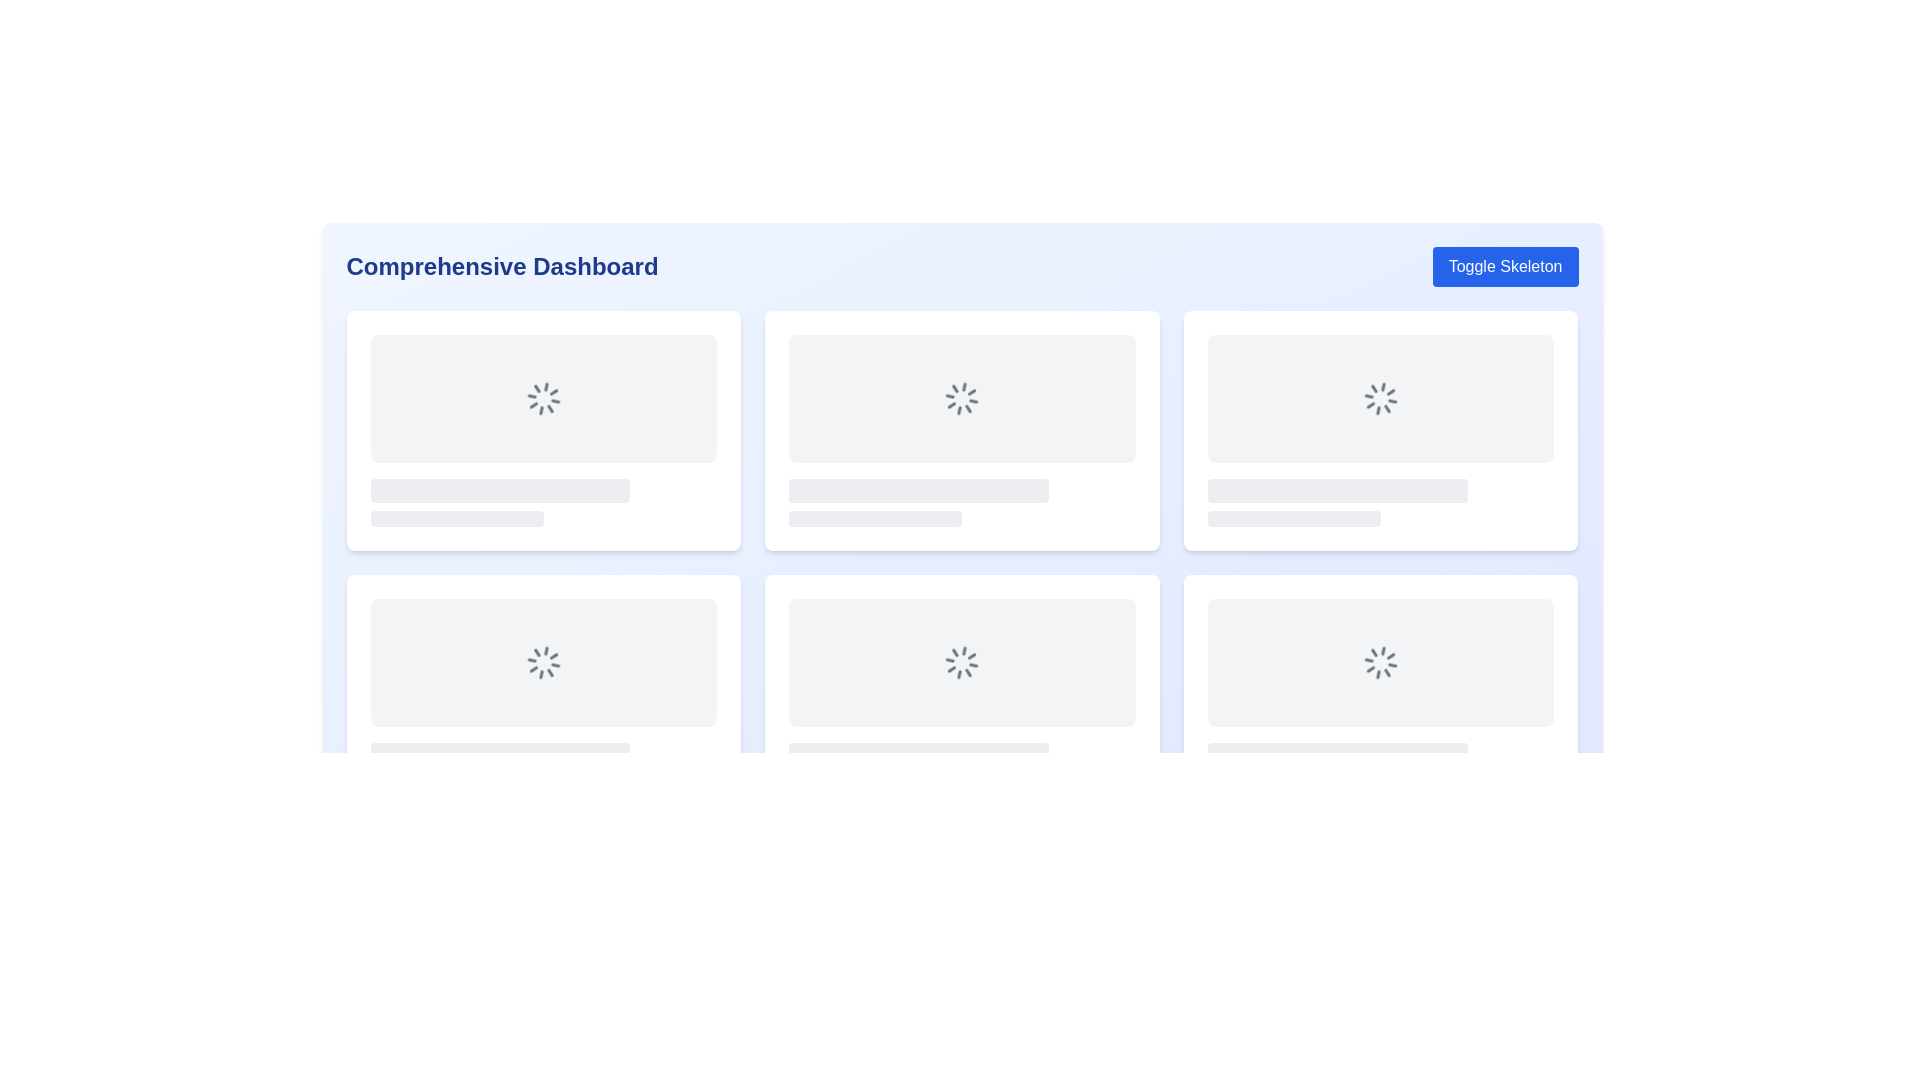 This screenshot has width=1920, height=1080. What do you see at coordinates (543, 398) in the screenshot?
I see `the Loader, which is a visual indicator for loading or processing, centrally positioned in the first card of the leftmost column in the first row` at bounding box center [543, 398].